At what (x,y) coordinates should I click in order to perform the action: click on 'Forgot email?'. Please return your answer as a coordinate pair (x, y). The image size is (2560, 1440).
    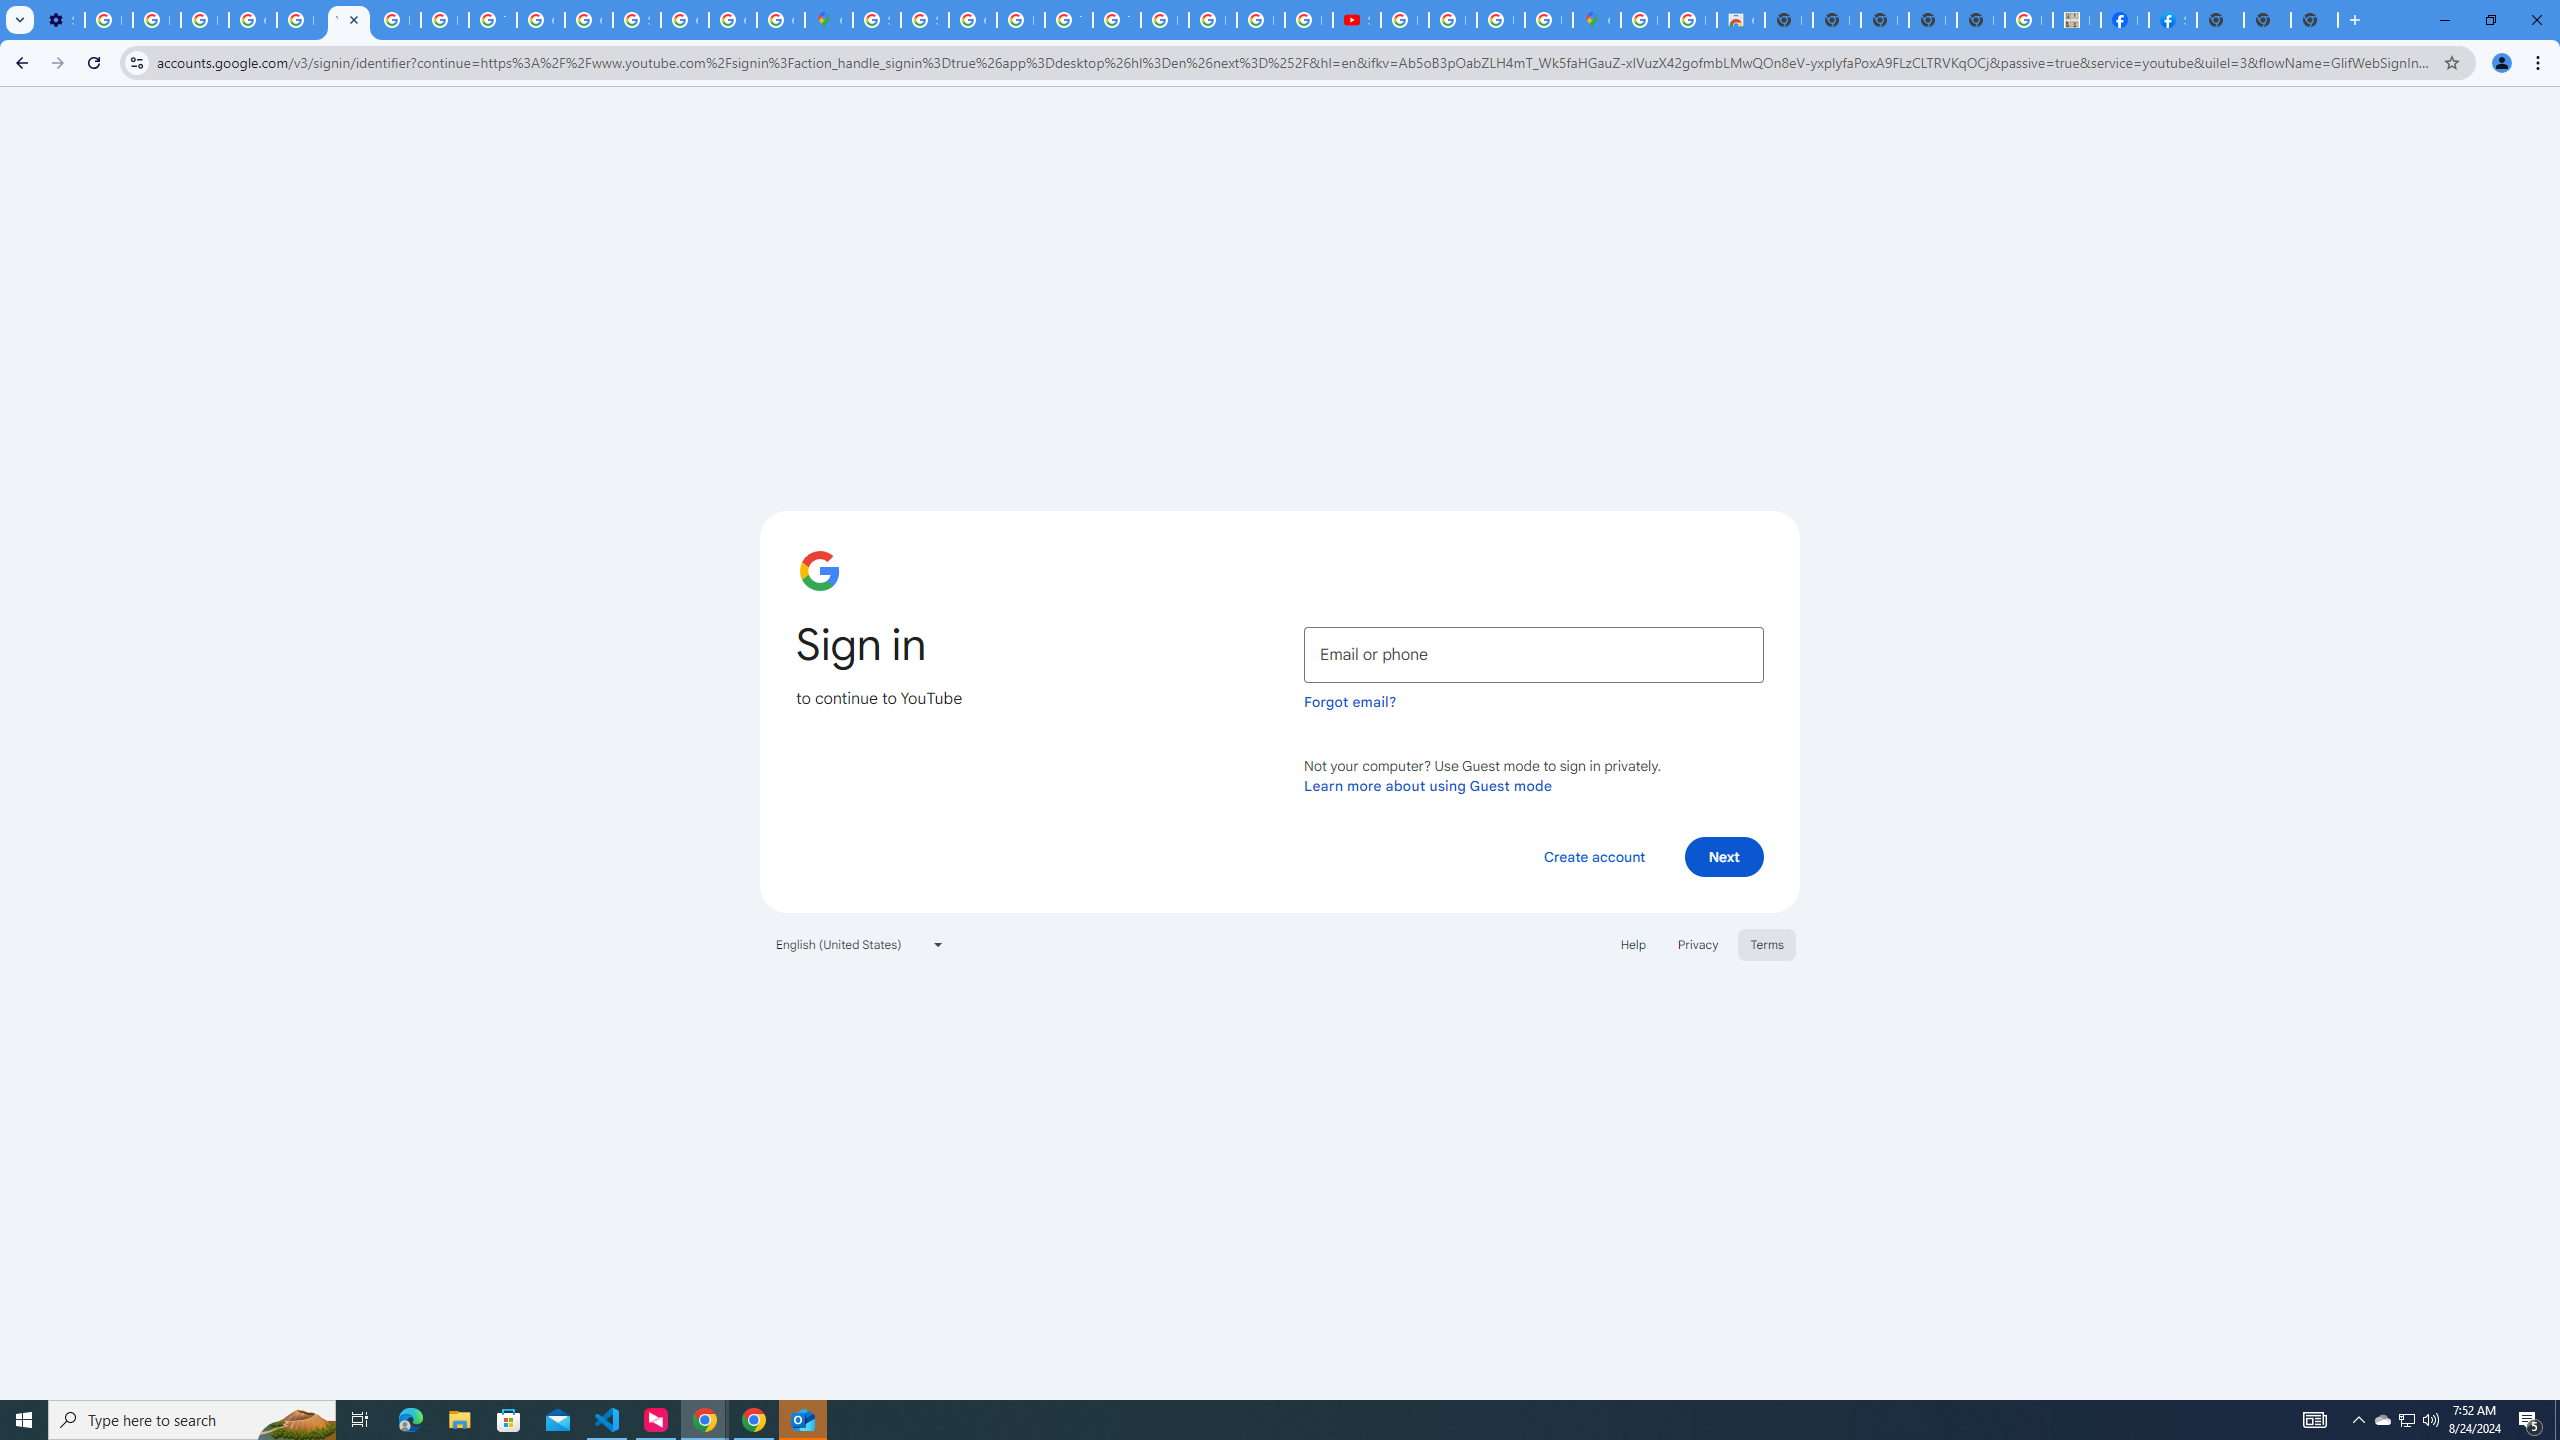
    Looking at the image, I should click on (1349, 701).